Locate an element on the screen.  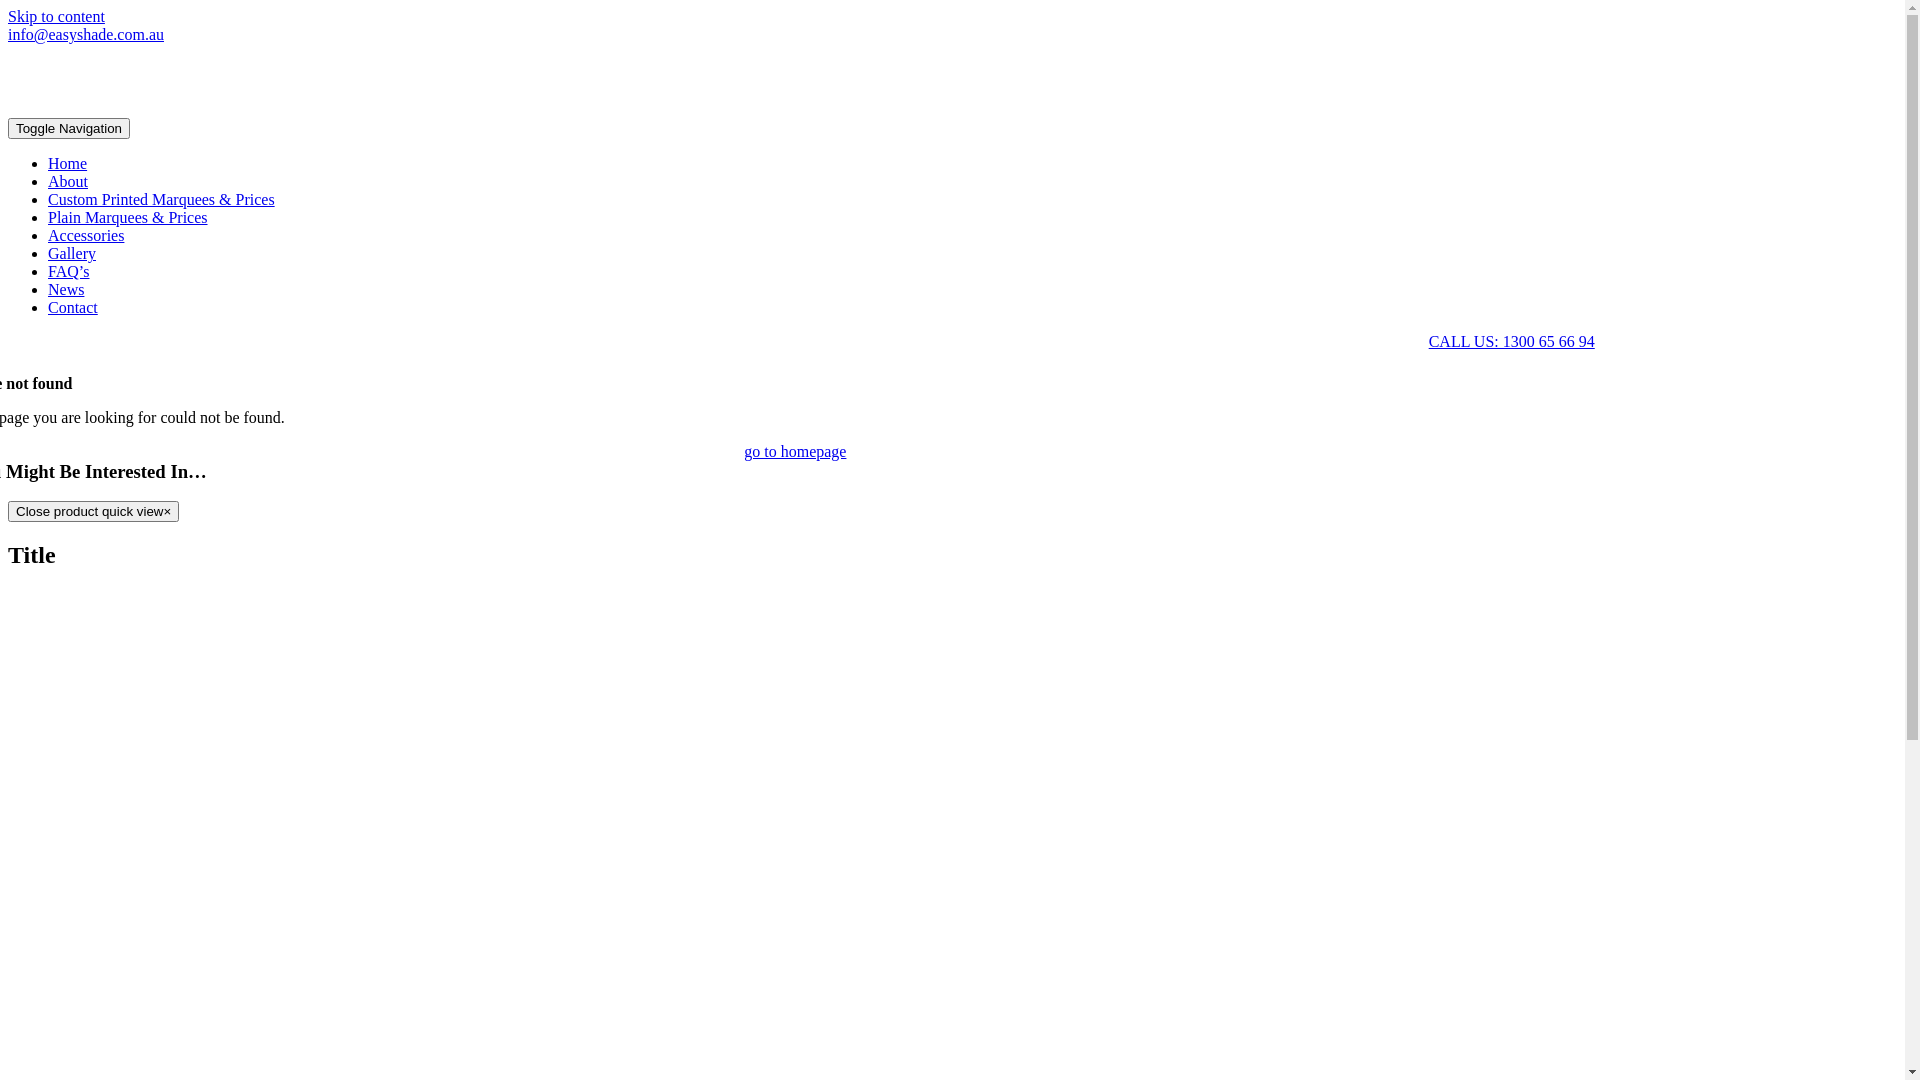
'Toggle Navigation' is located at coordinates (68, 128).